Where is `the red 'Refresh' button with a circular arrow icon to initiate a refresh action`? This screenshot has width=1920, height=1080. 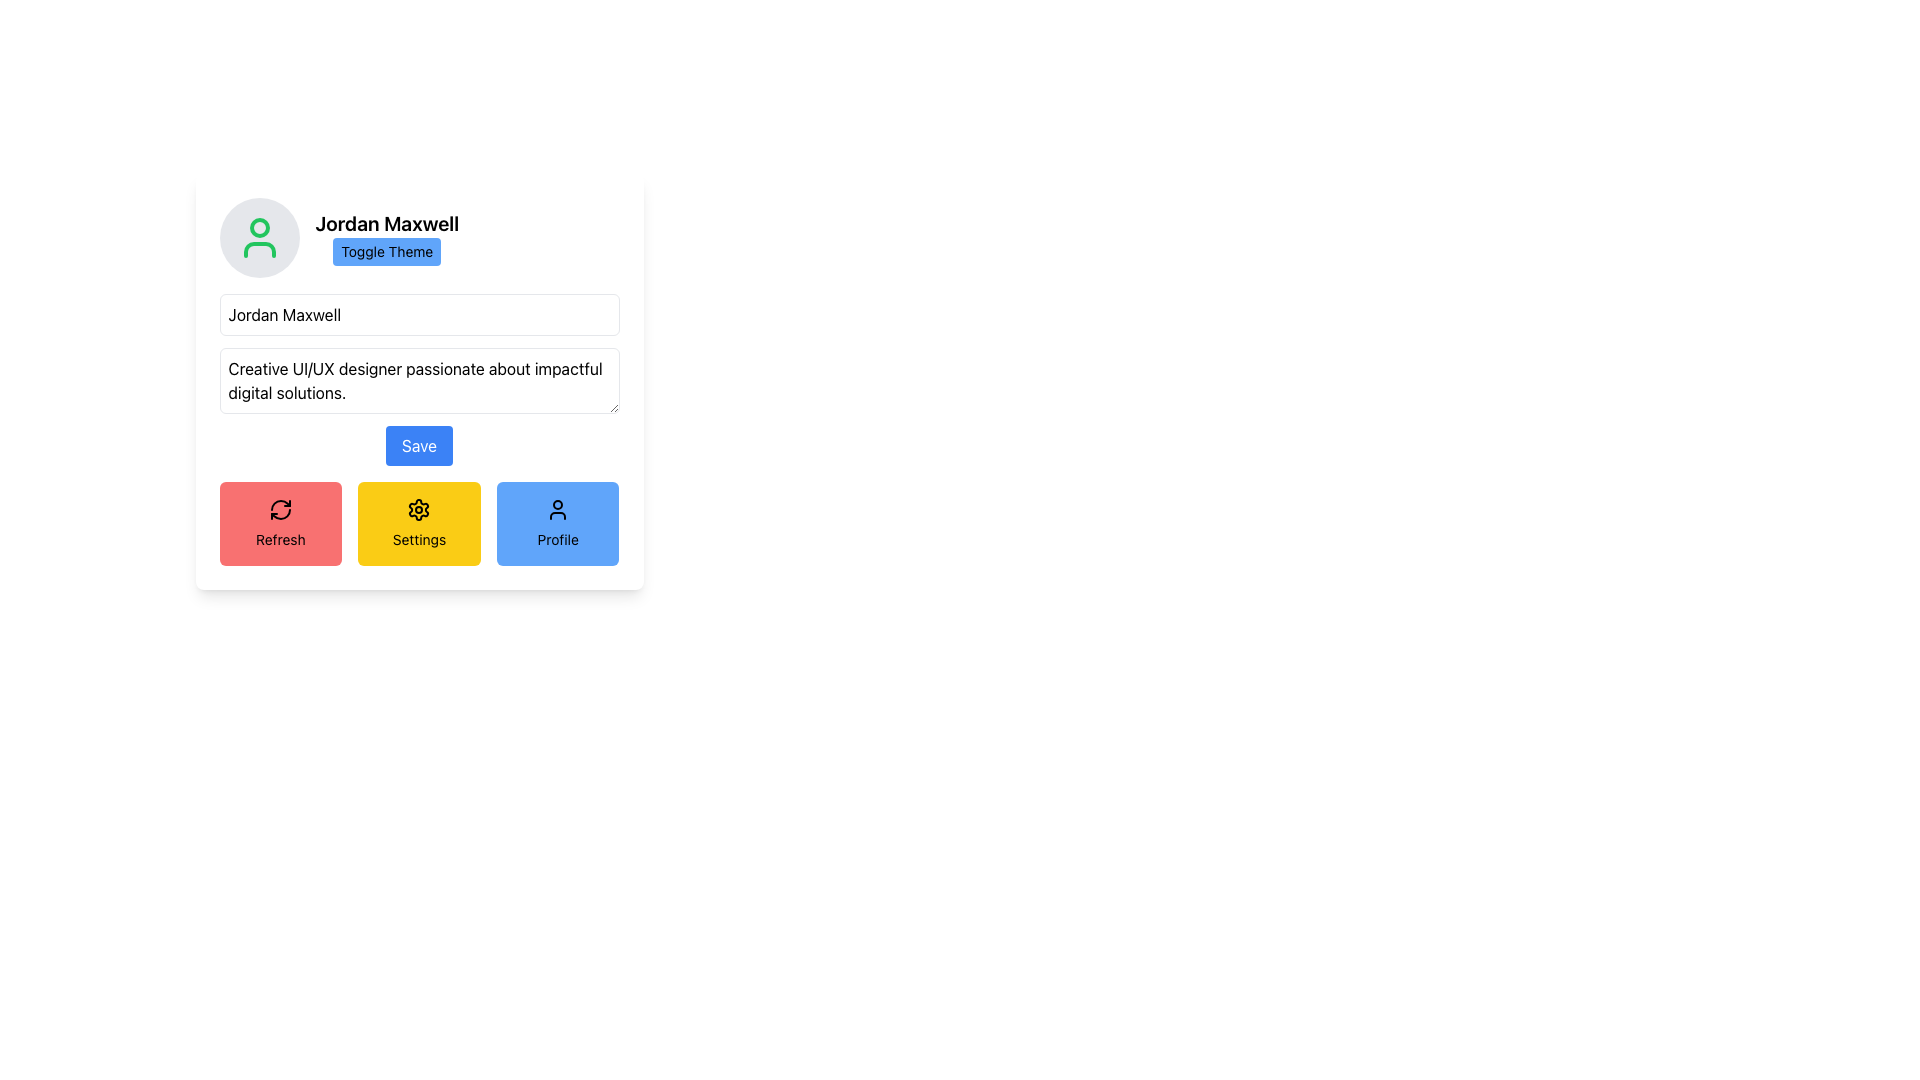
the red 'Refresh' button with a circular arrow icon to initiate a refresh action is located at coordinates (279, 523).